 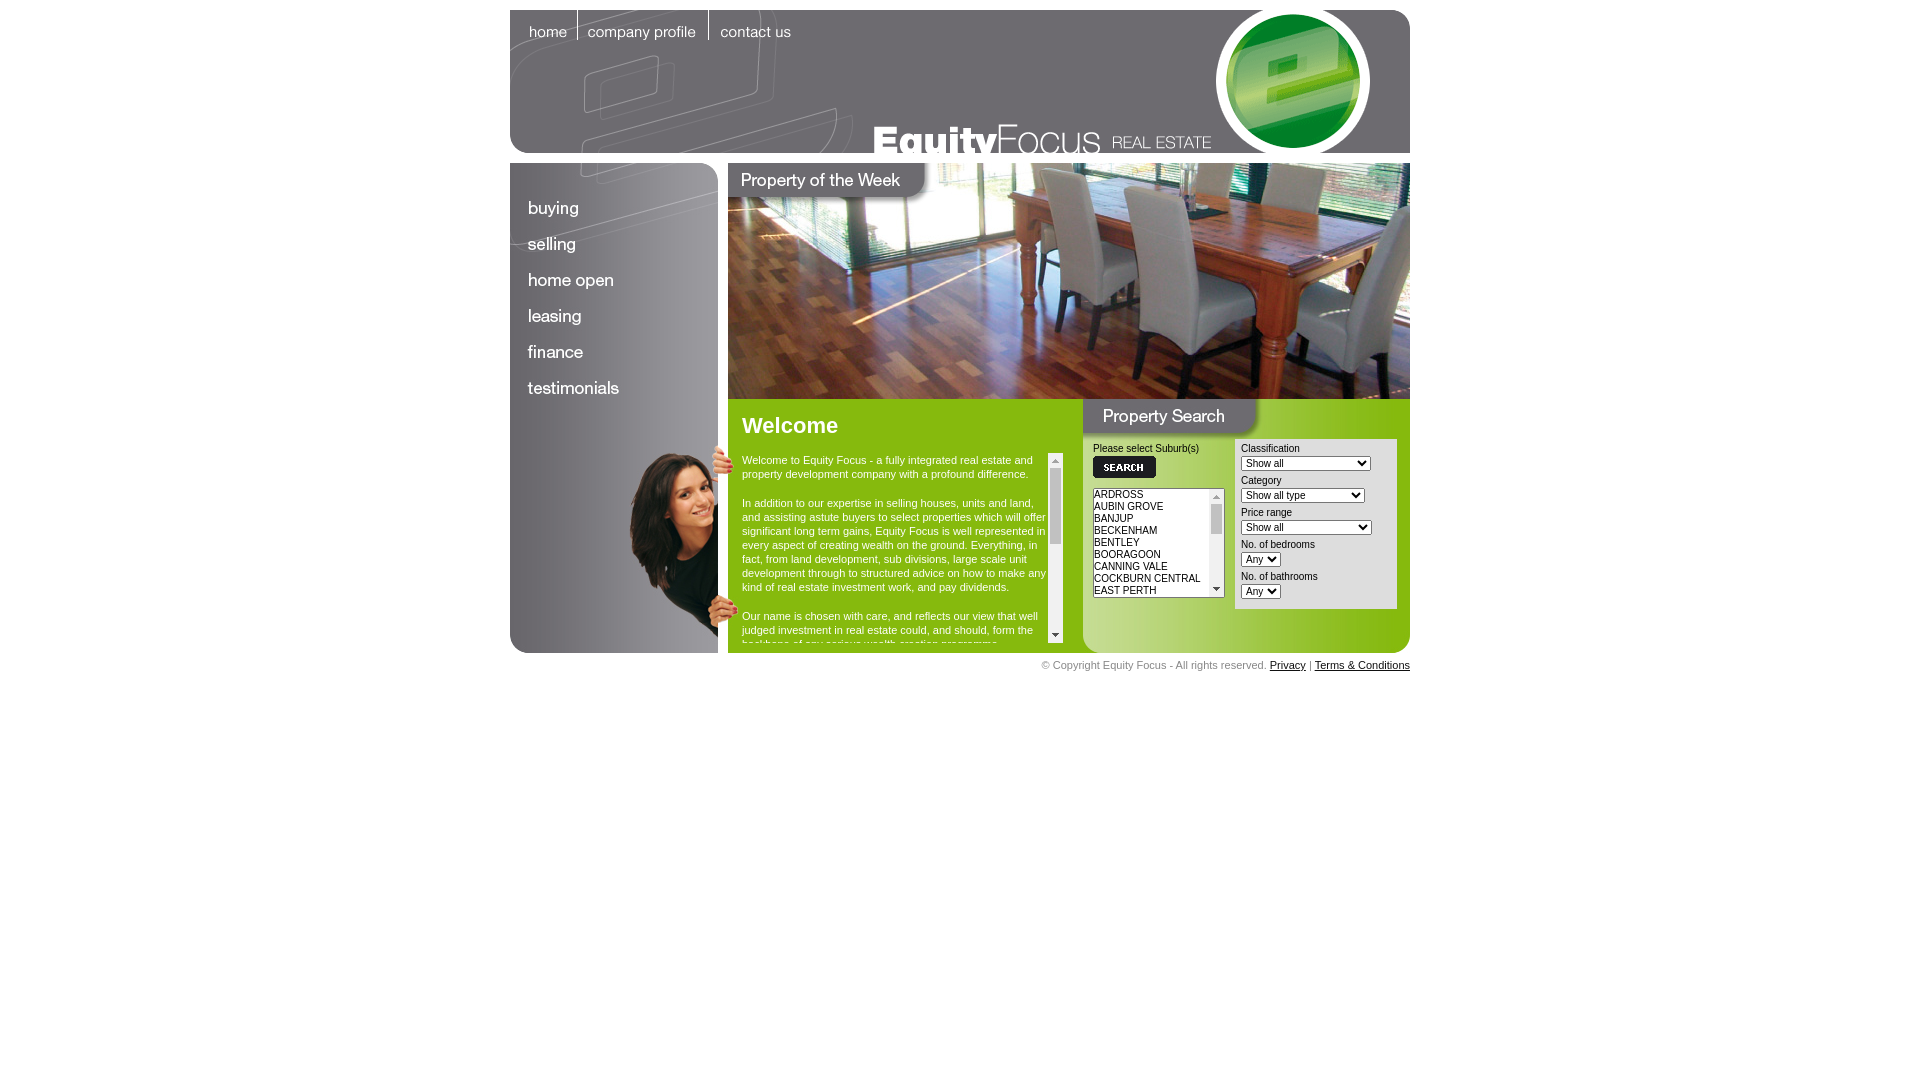 What do you see at coordinates (613, 208) in the screenshot?
I see `'buying'` at bounding box center [613, 208].